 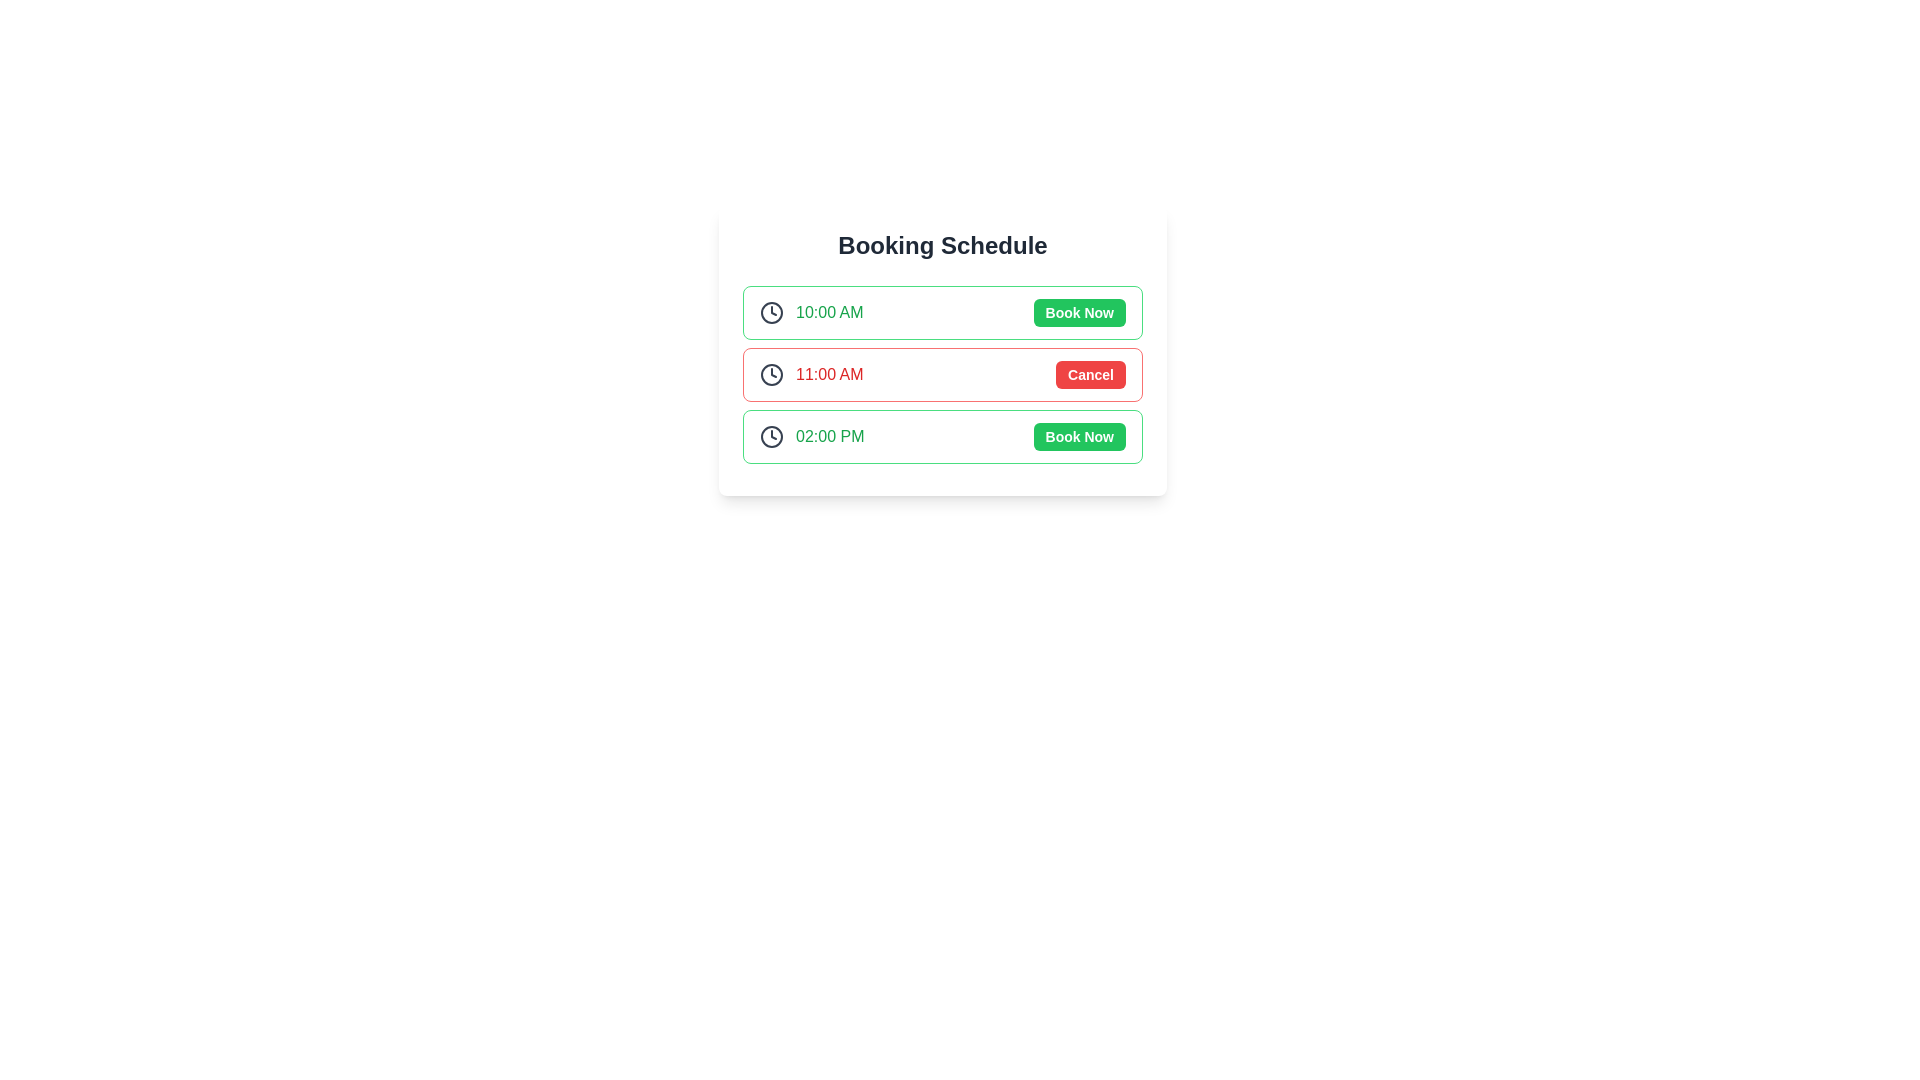 What do you see at coordinates (1078, 435) in the screenshot?
I see `the button to book the slot at 02:00 PM located at the far right of the booking card` at bounding box center [1078, 435].